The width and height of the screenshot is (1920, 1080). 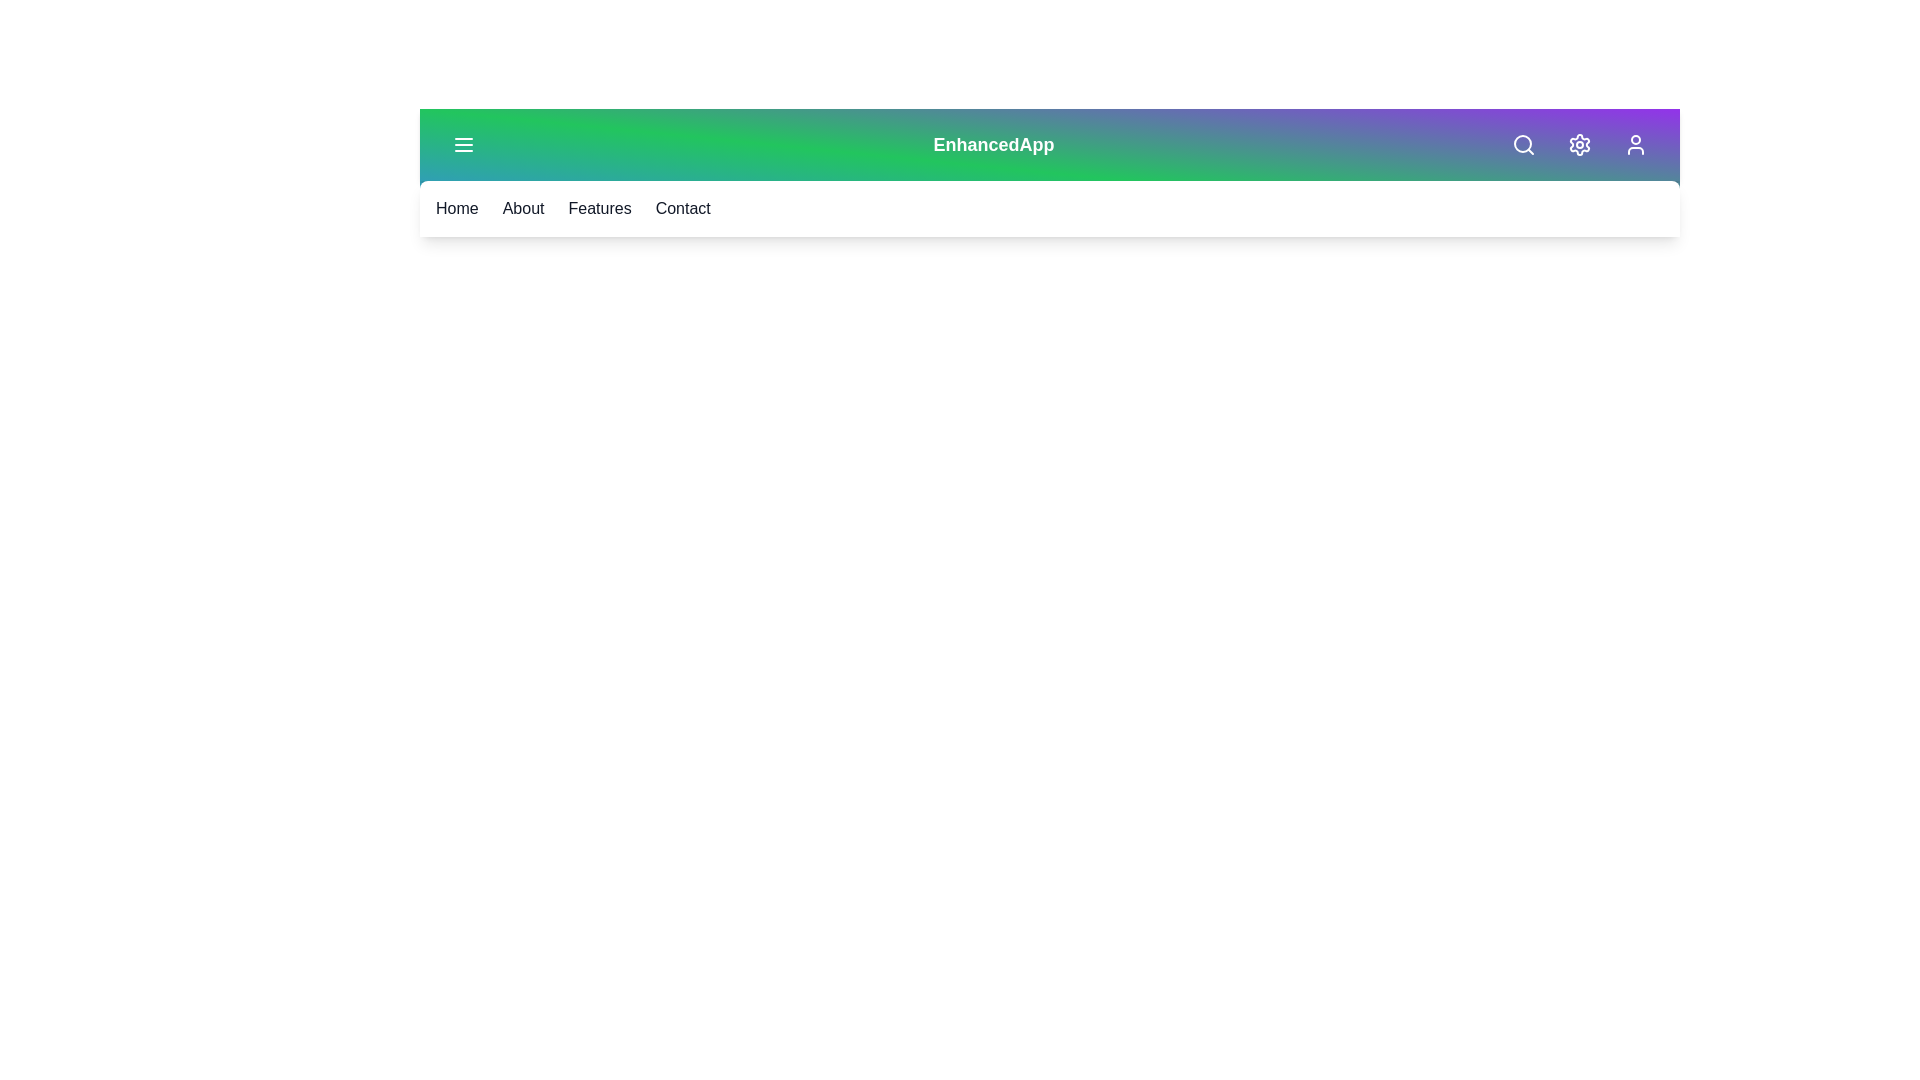 What do you see at coordinates (599, 208) in the screenshot?
I see `the navigation link labeled 'Features'` at bounding box center [599, 208].